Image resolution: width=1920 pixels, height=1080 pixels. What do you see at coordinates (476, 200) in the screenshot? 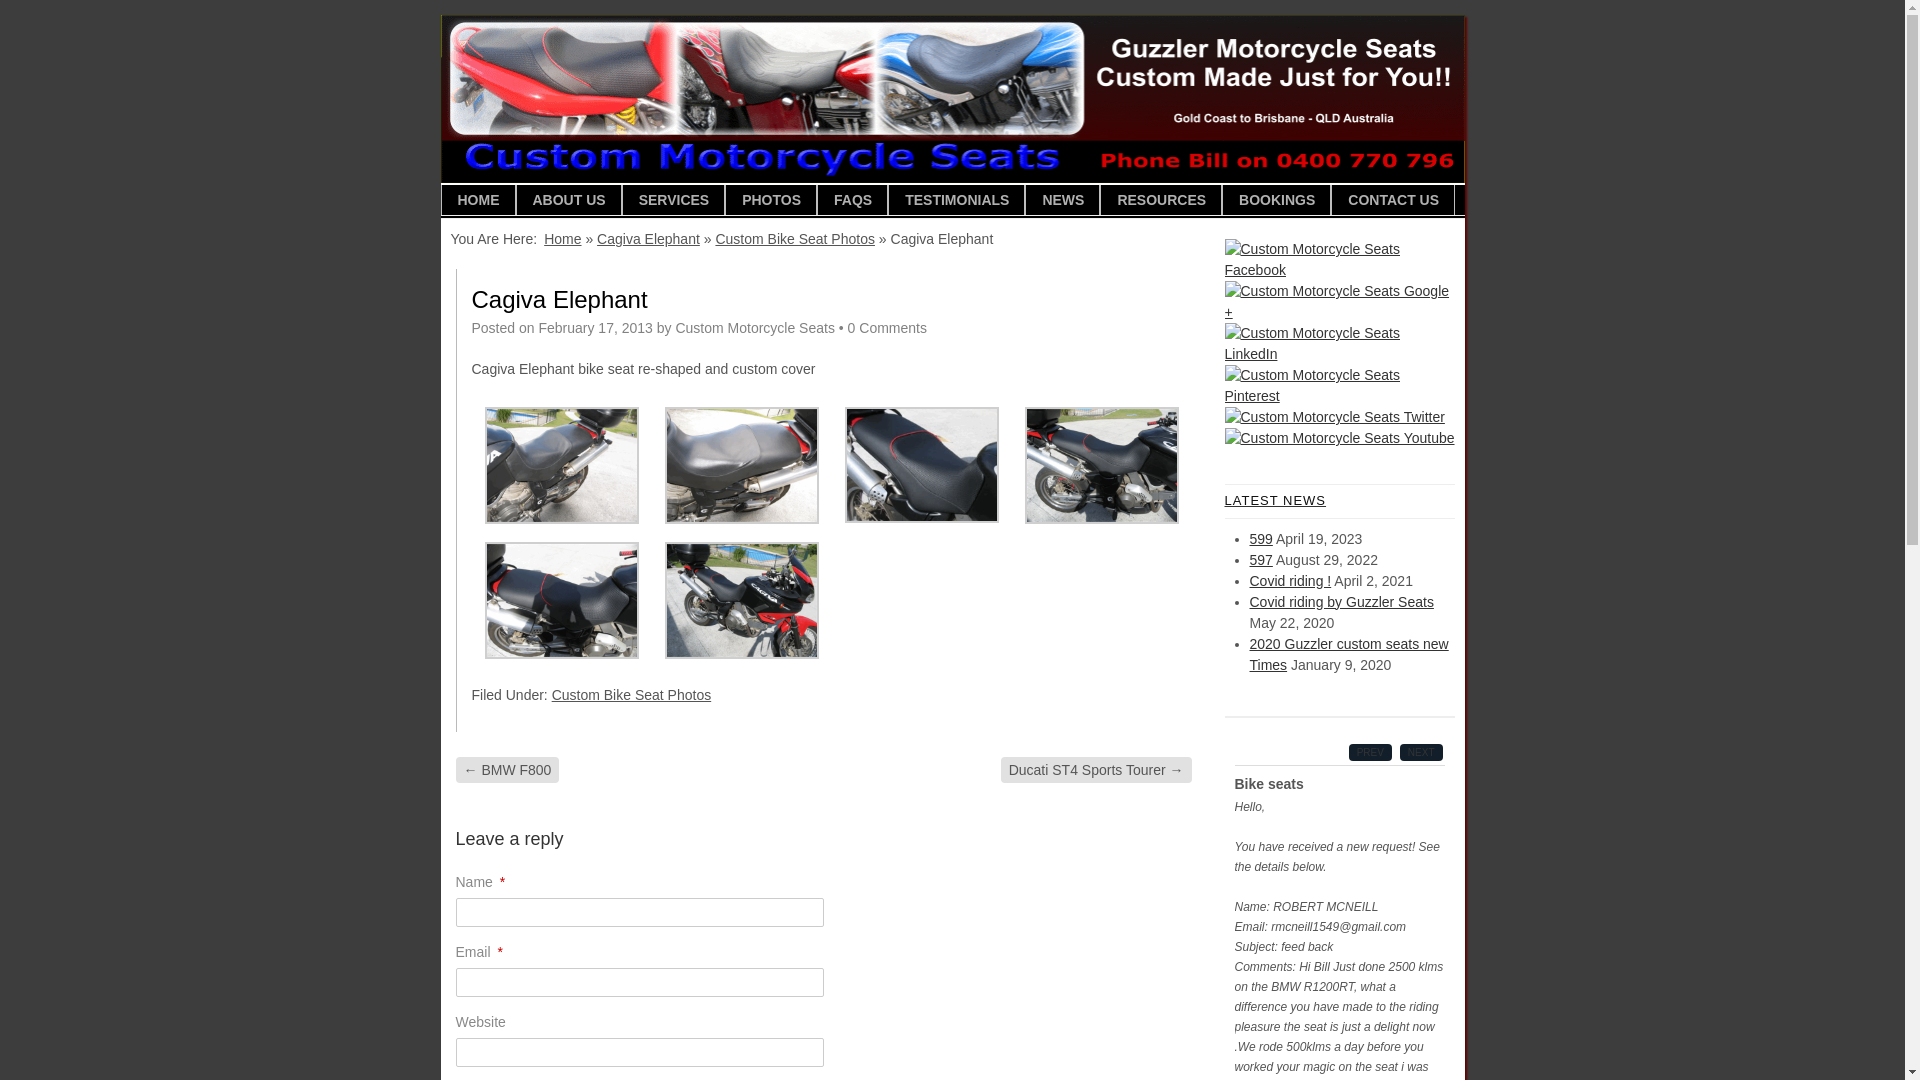
I see `'HOME'` at bounding box center [476, 200].